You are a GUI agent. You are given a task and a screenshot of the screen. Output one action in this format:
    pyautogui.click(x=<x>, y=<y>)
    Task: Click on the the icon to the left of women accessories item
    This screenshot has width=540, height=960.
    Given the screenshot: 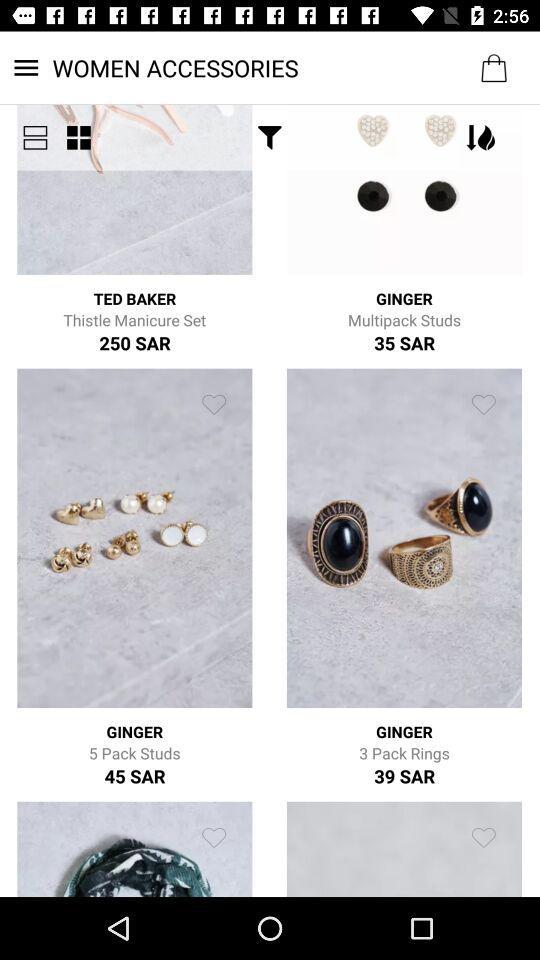 What is the action you would take?
    pyautogui.click(x=35, y=136)
    